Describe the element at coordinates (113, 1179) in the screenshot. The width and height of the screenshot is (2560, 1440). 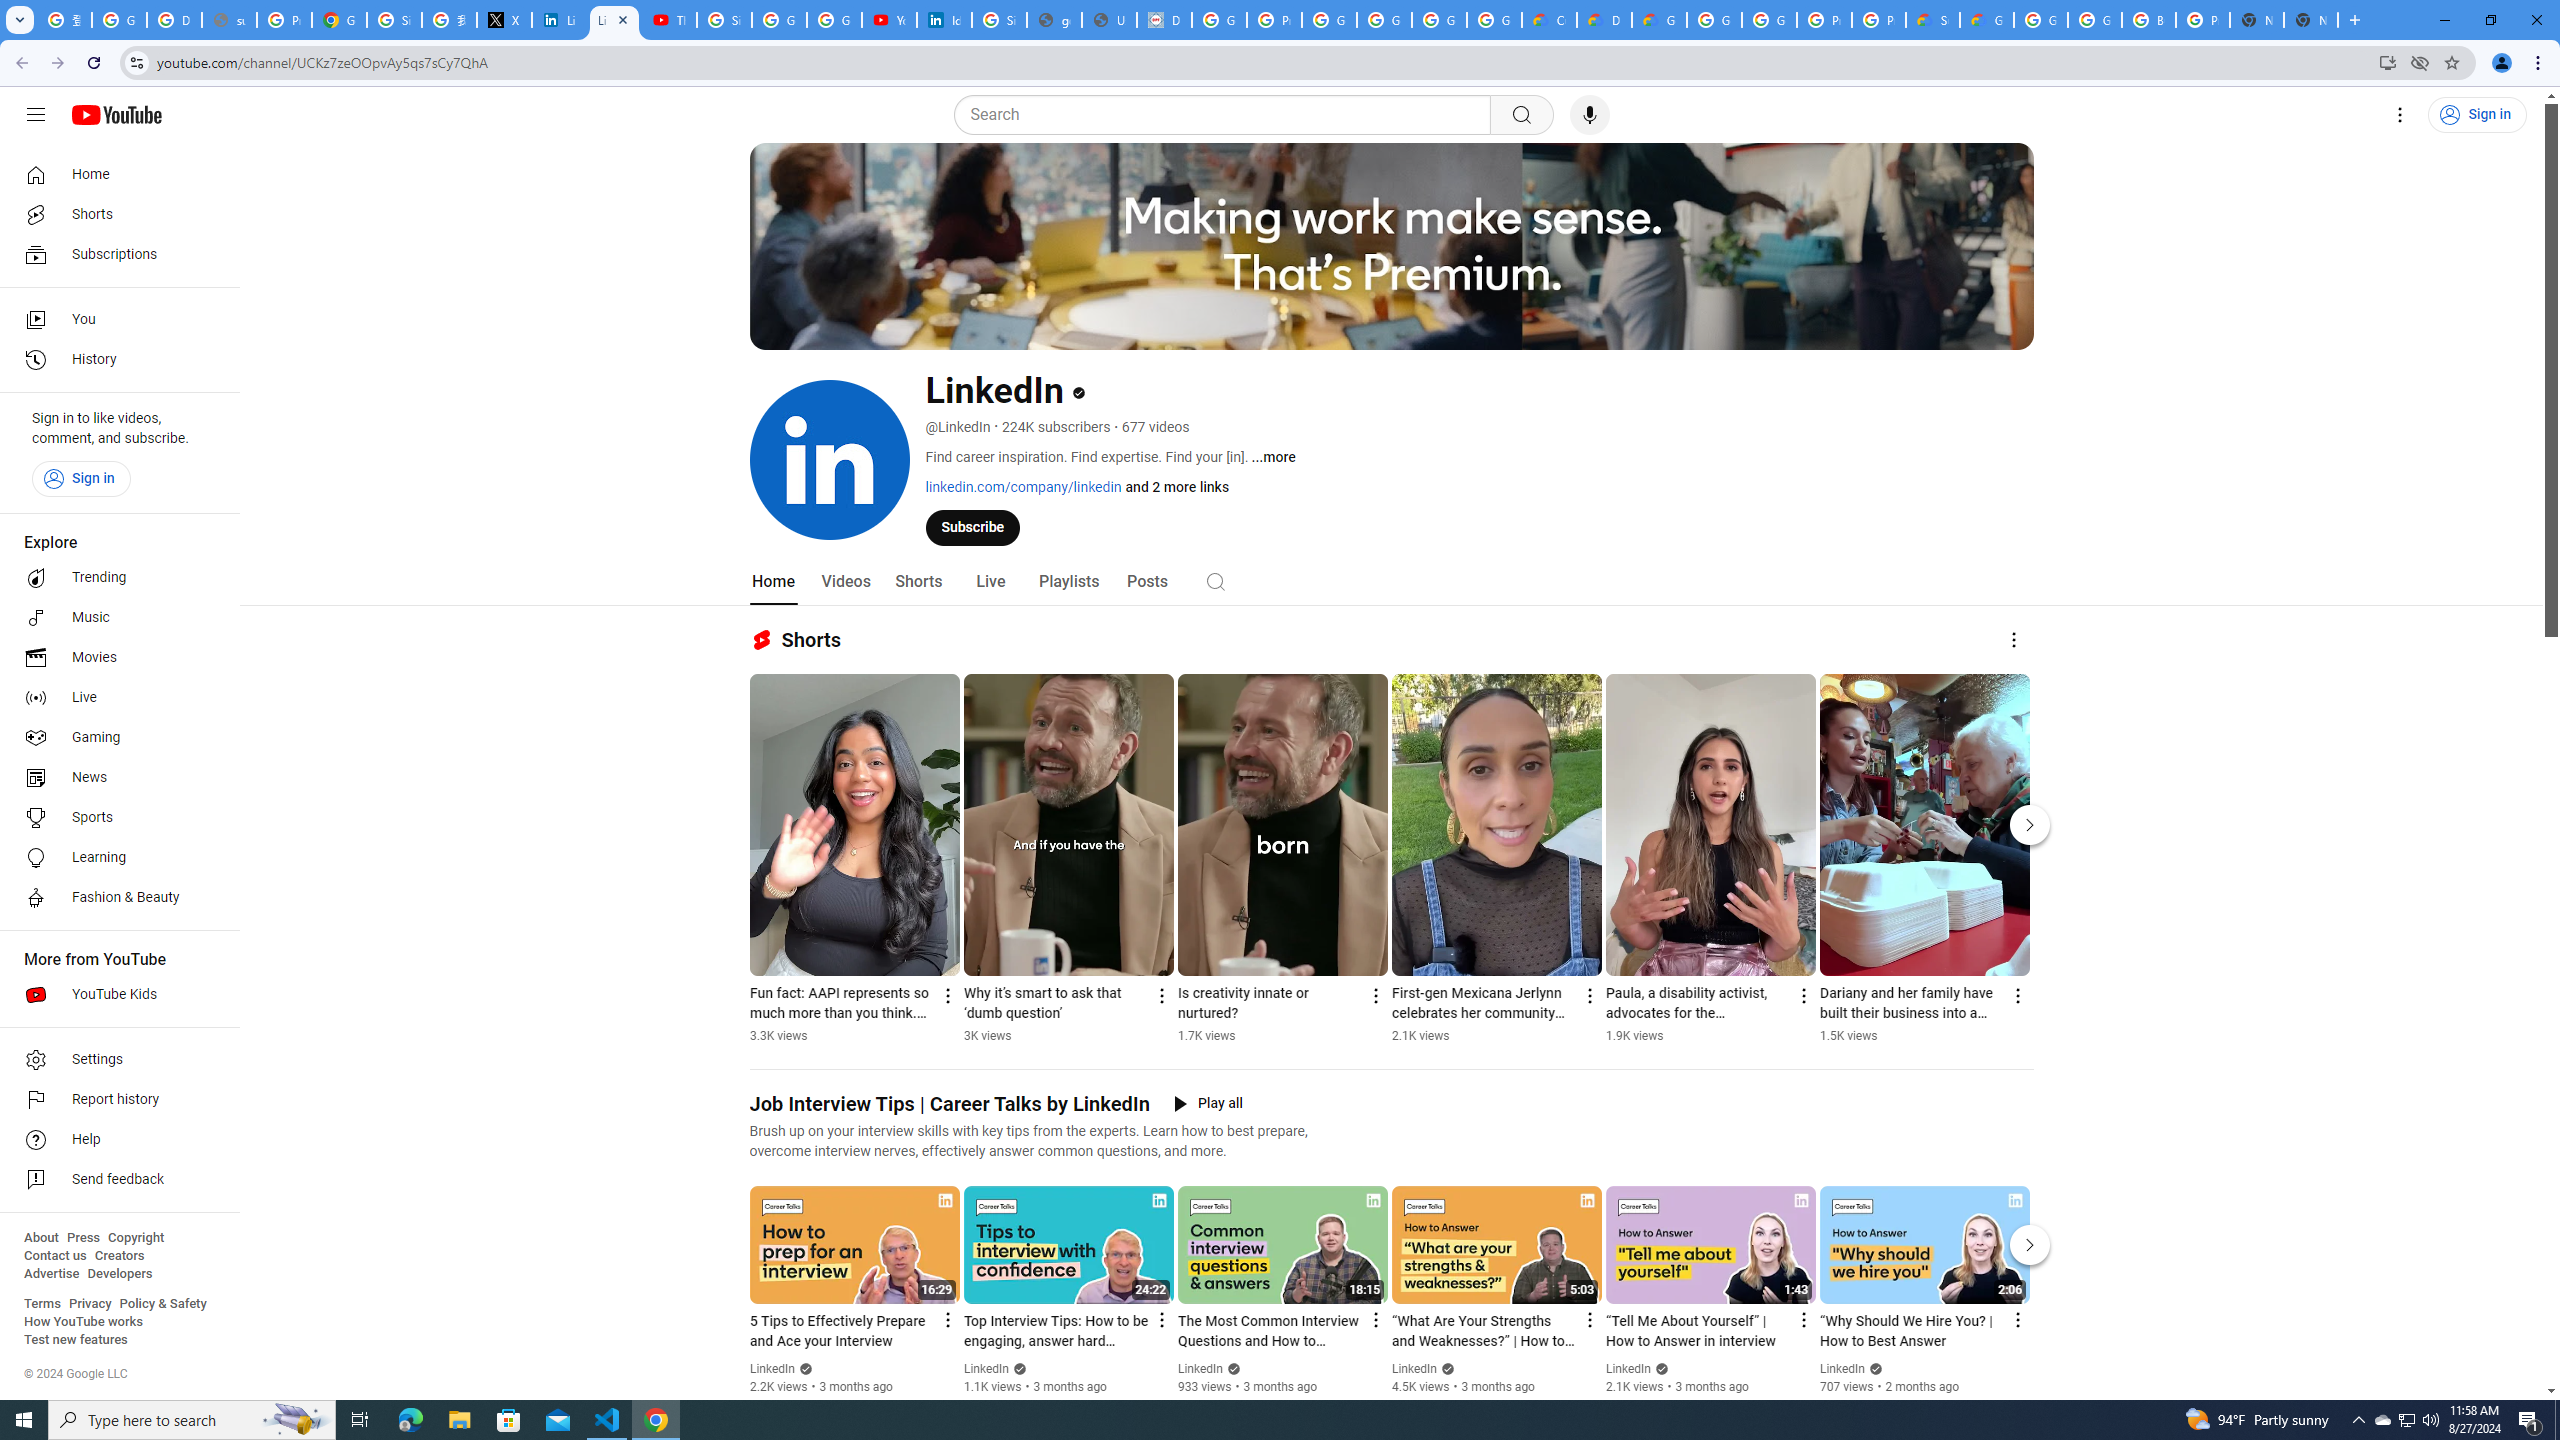
I see `'Send feedback'` at that location.